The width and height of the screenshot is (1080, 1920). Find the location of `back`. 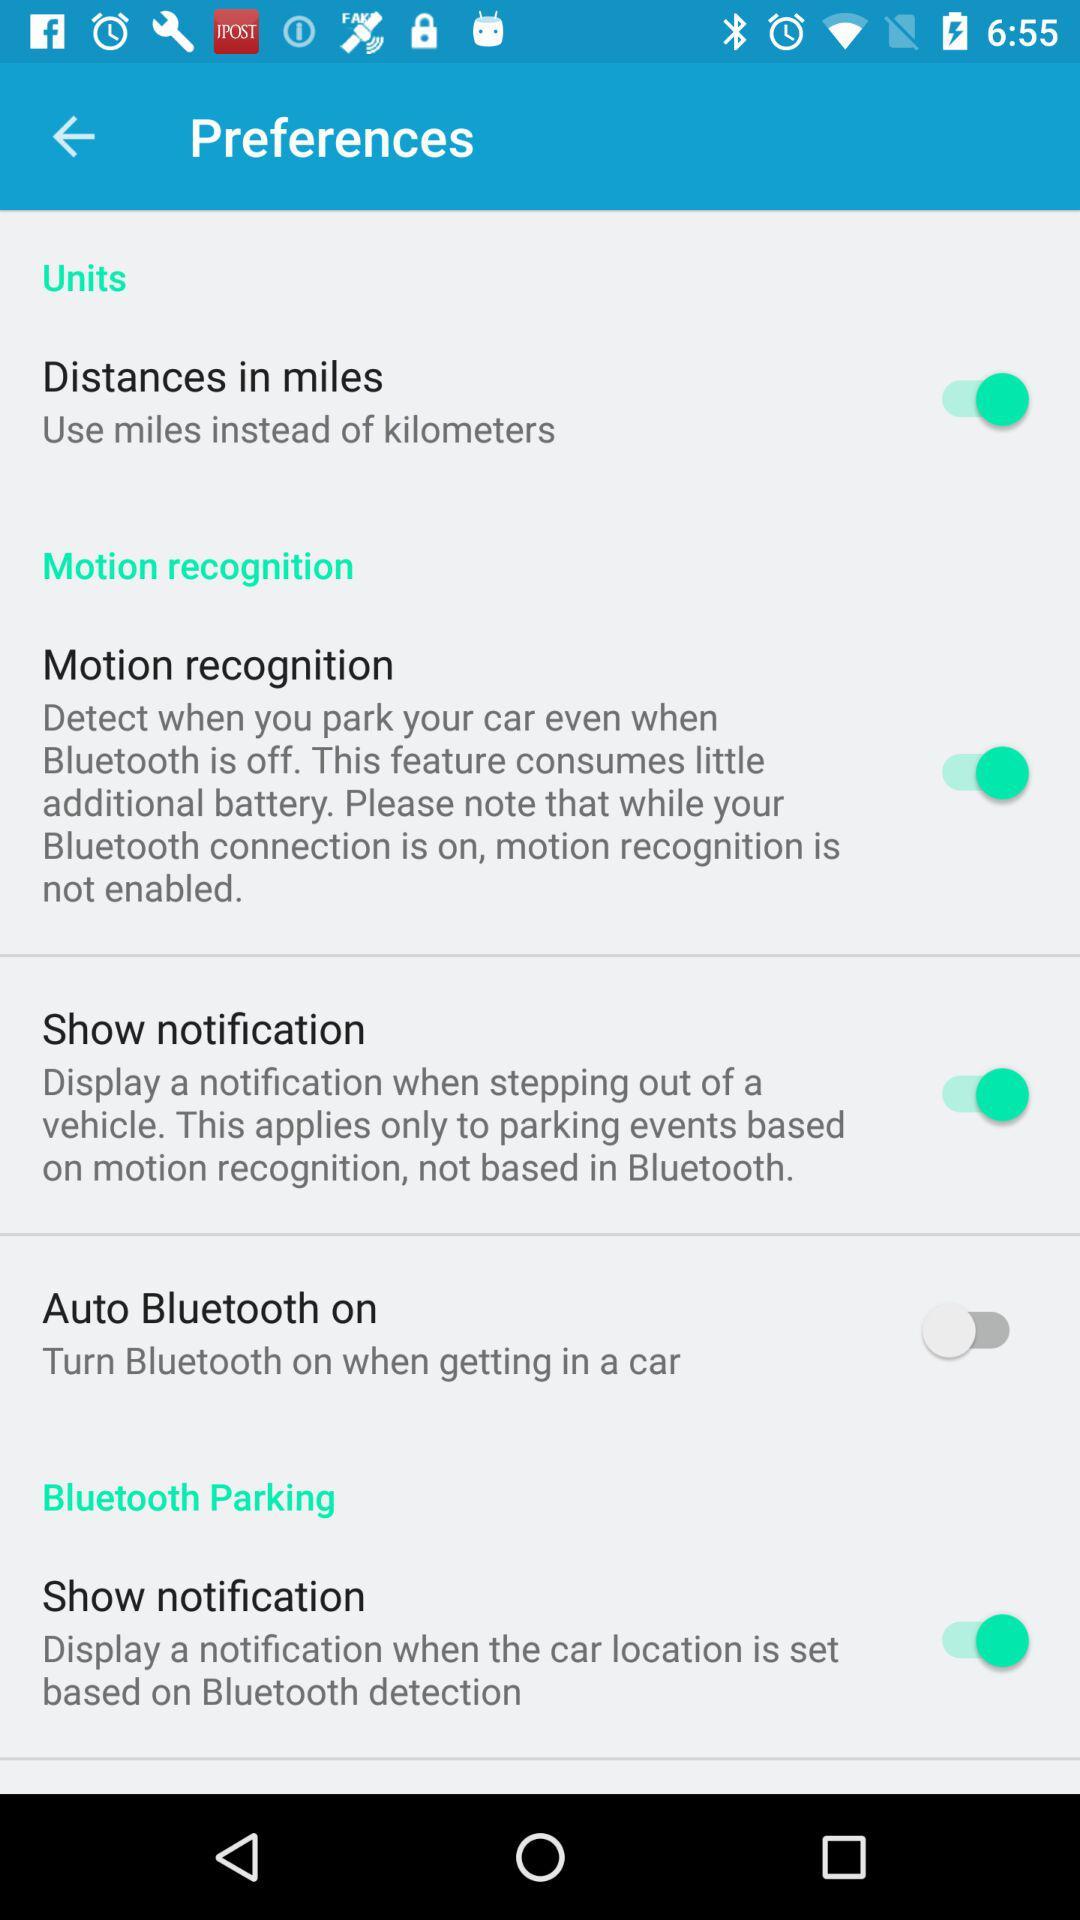

back is located at coordinates (72, 135).